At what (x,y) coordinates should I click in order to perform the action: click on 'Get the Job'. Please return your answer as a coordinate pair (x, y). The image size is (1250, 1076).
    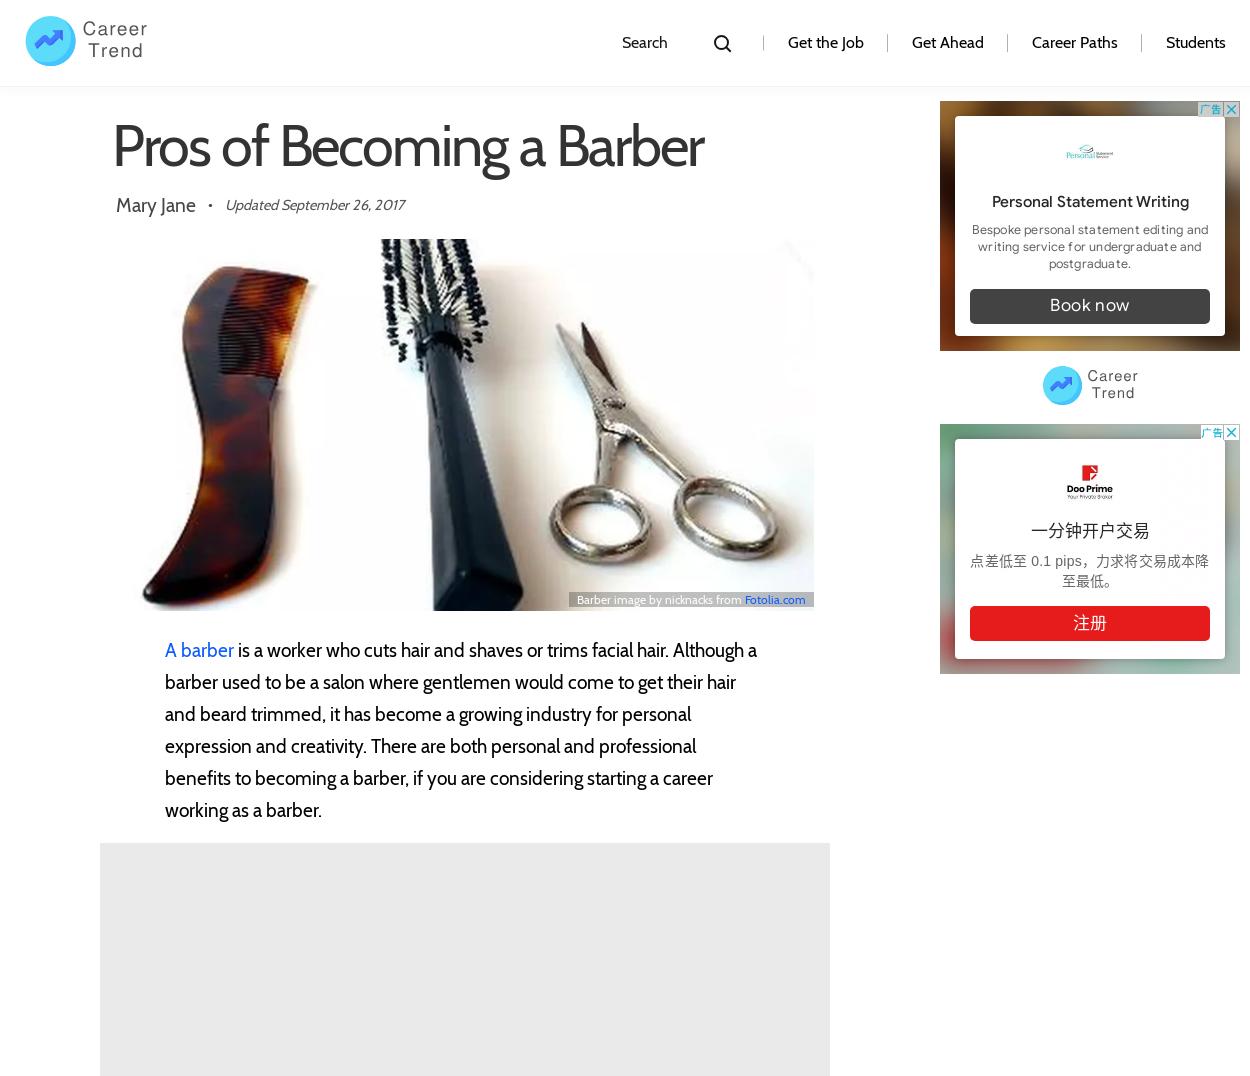
    Looking at the image, I should click on (825, 41).